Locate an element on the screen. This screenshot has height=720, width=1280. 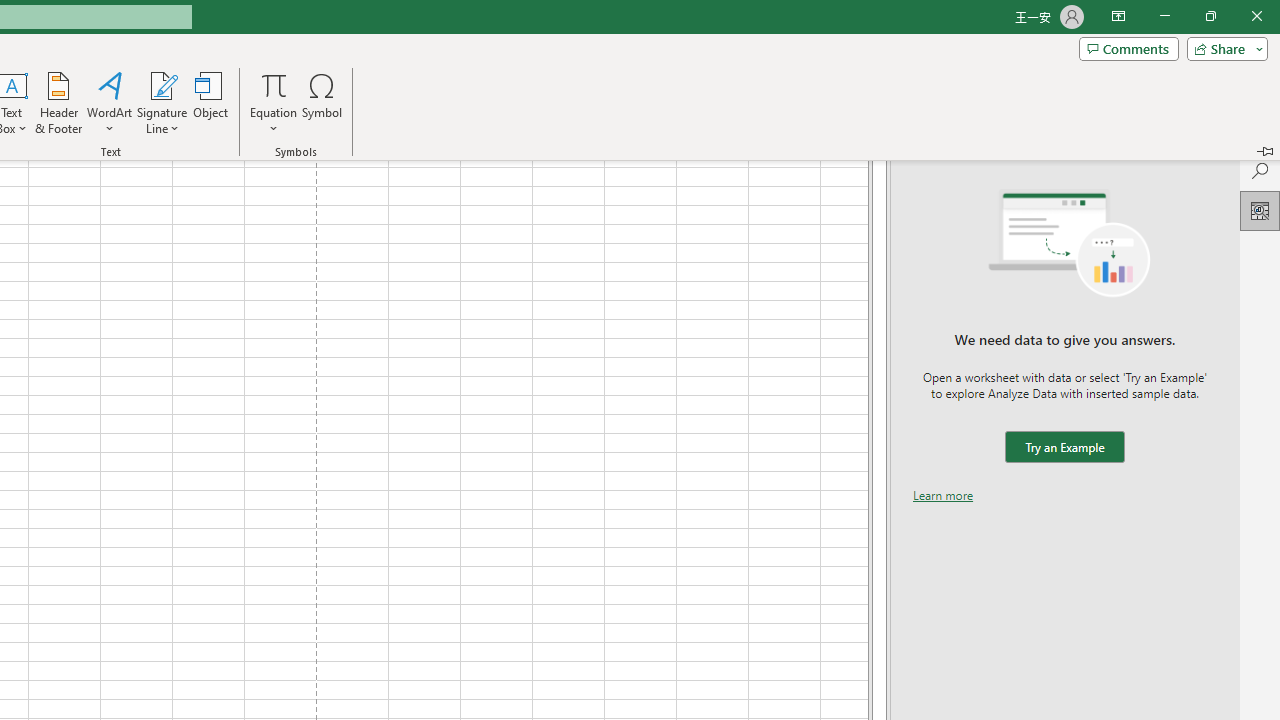
'Share' is located at coordinates (1222, 47).